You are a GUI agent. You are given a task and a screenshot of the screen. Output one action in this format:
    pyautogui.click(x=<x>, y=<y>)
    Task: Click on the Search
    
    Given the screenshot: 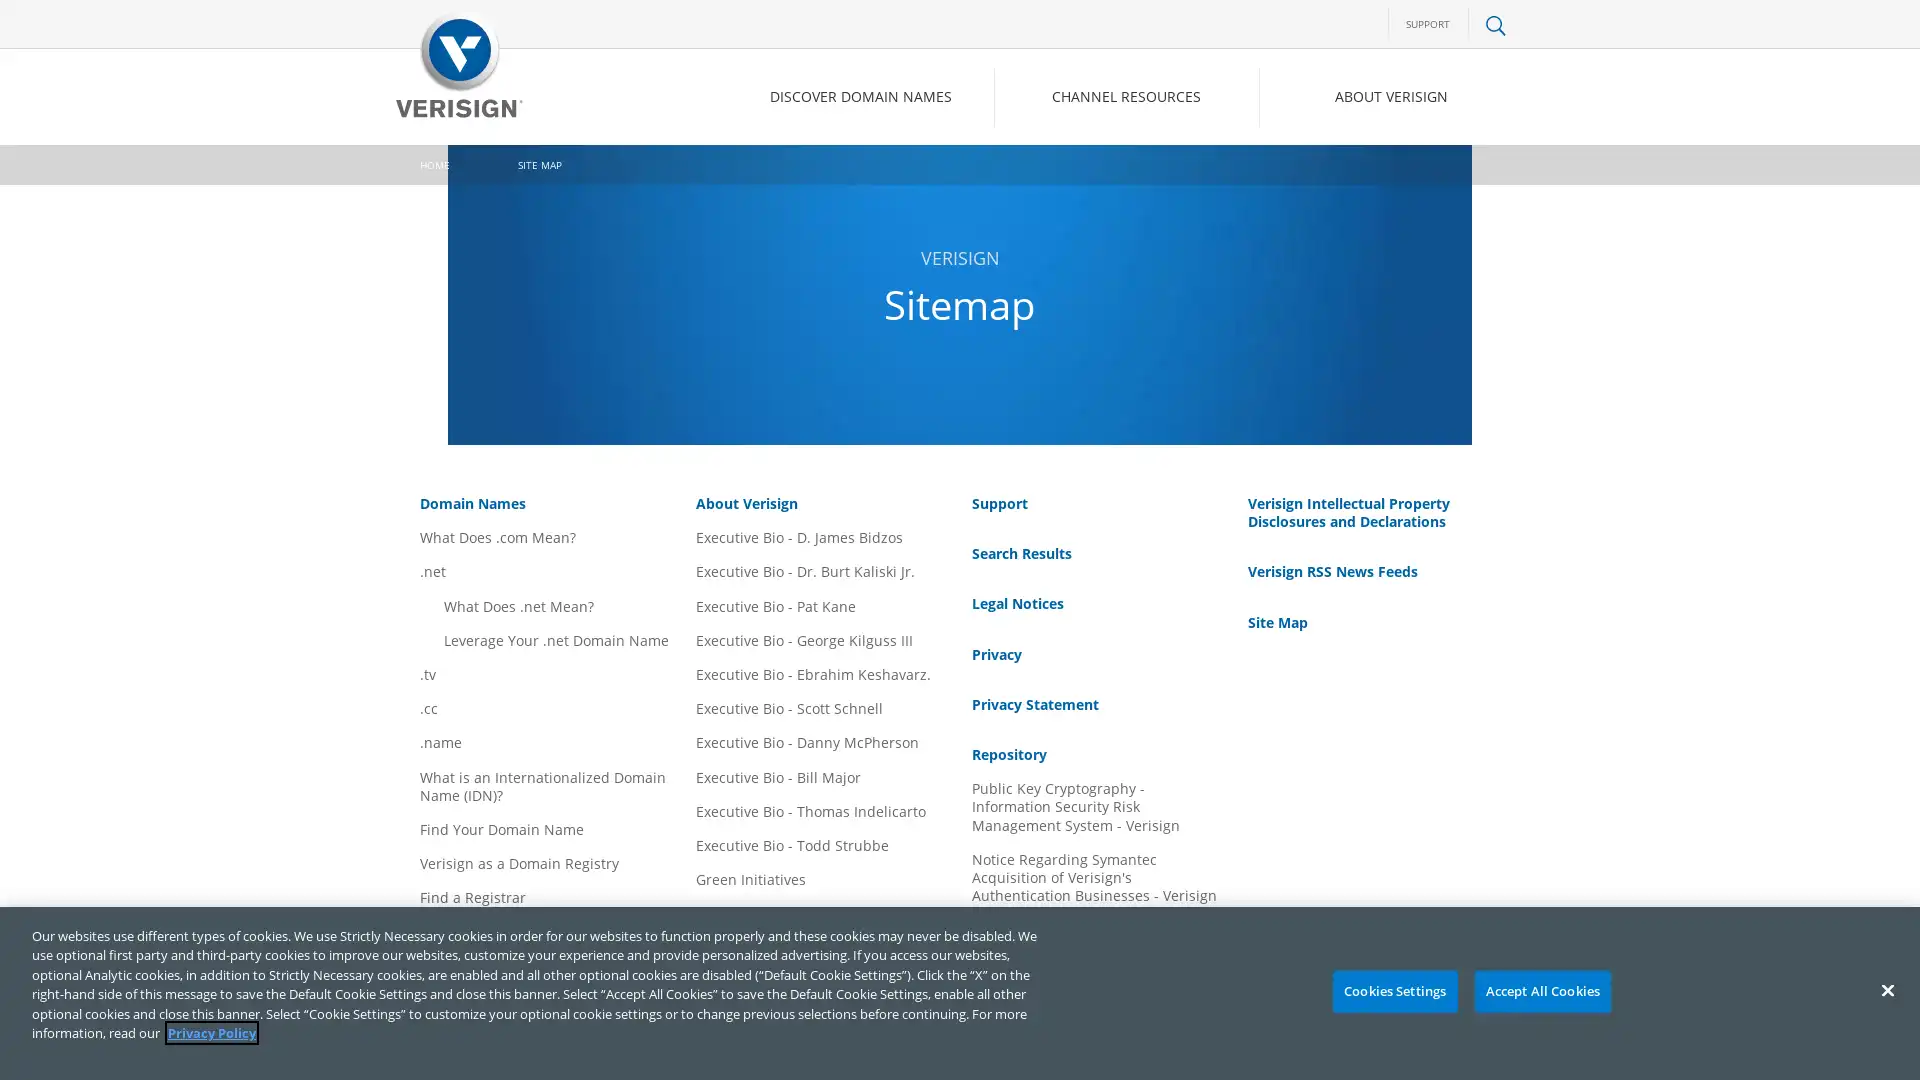 What is the action you would take?
    pyautogui.click(x=1334, y=181)
    